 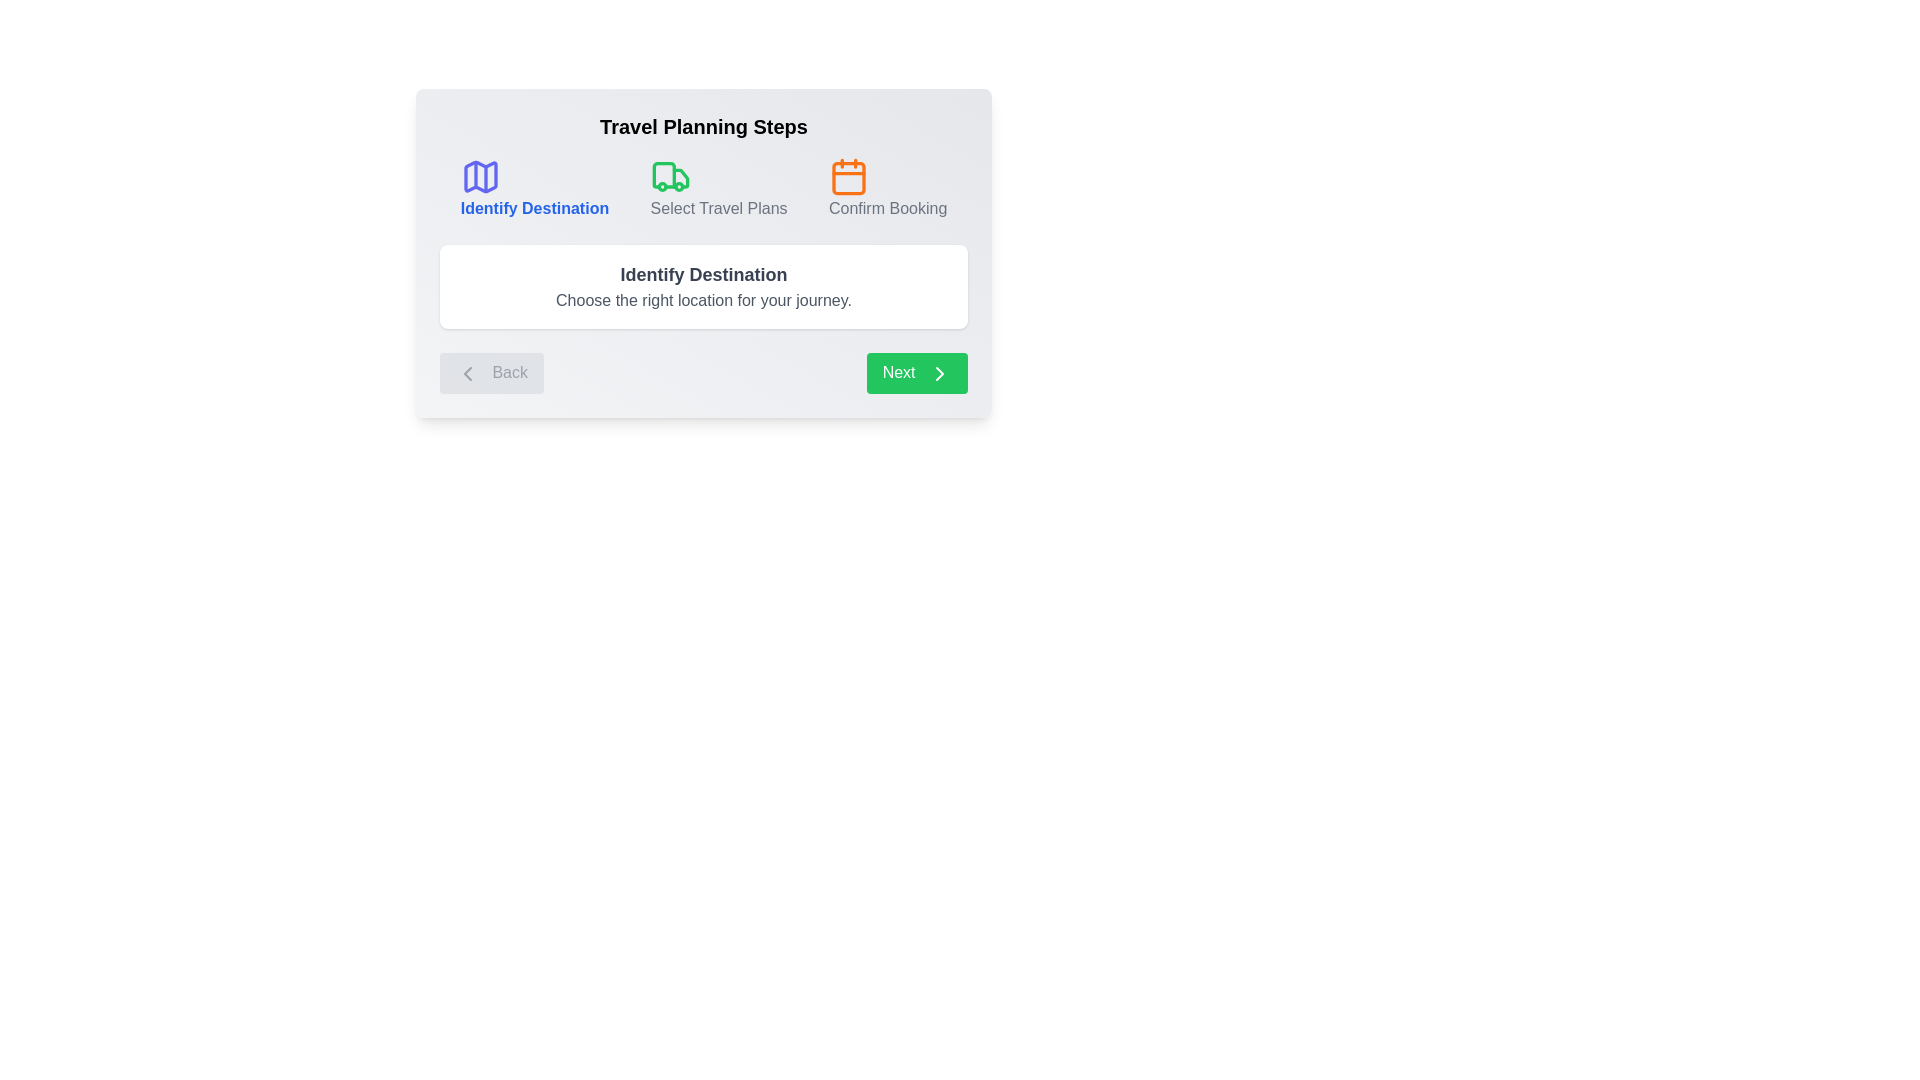 I want to click on the left-pointing chevron icon within the 'Back' button, which is styled in a minimalist gray design and located in the bottom left of the user interface, so click(x=466, y=373).